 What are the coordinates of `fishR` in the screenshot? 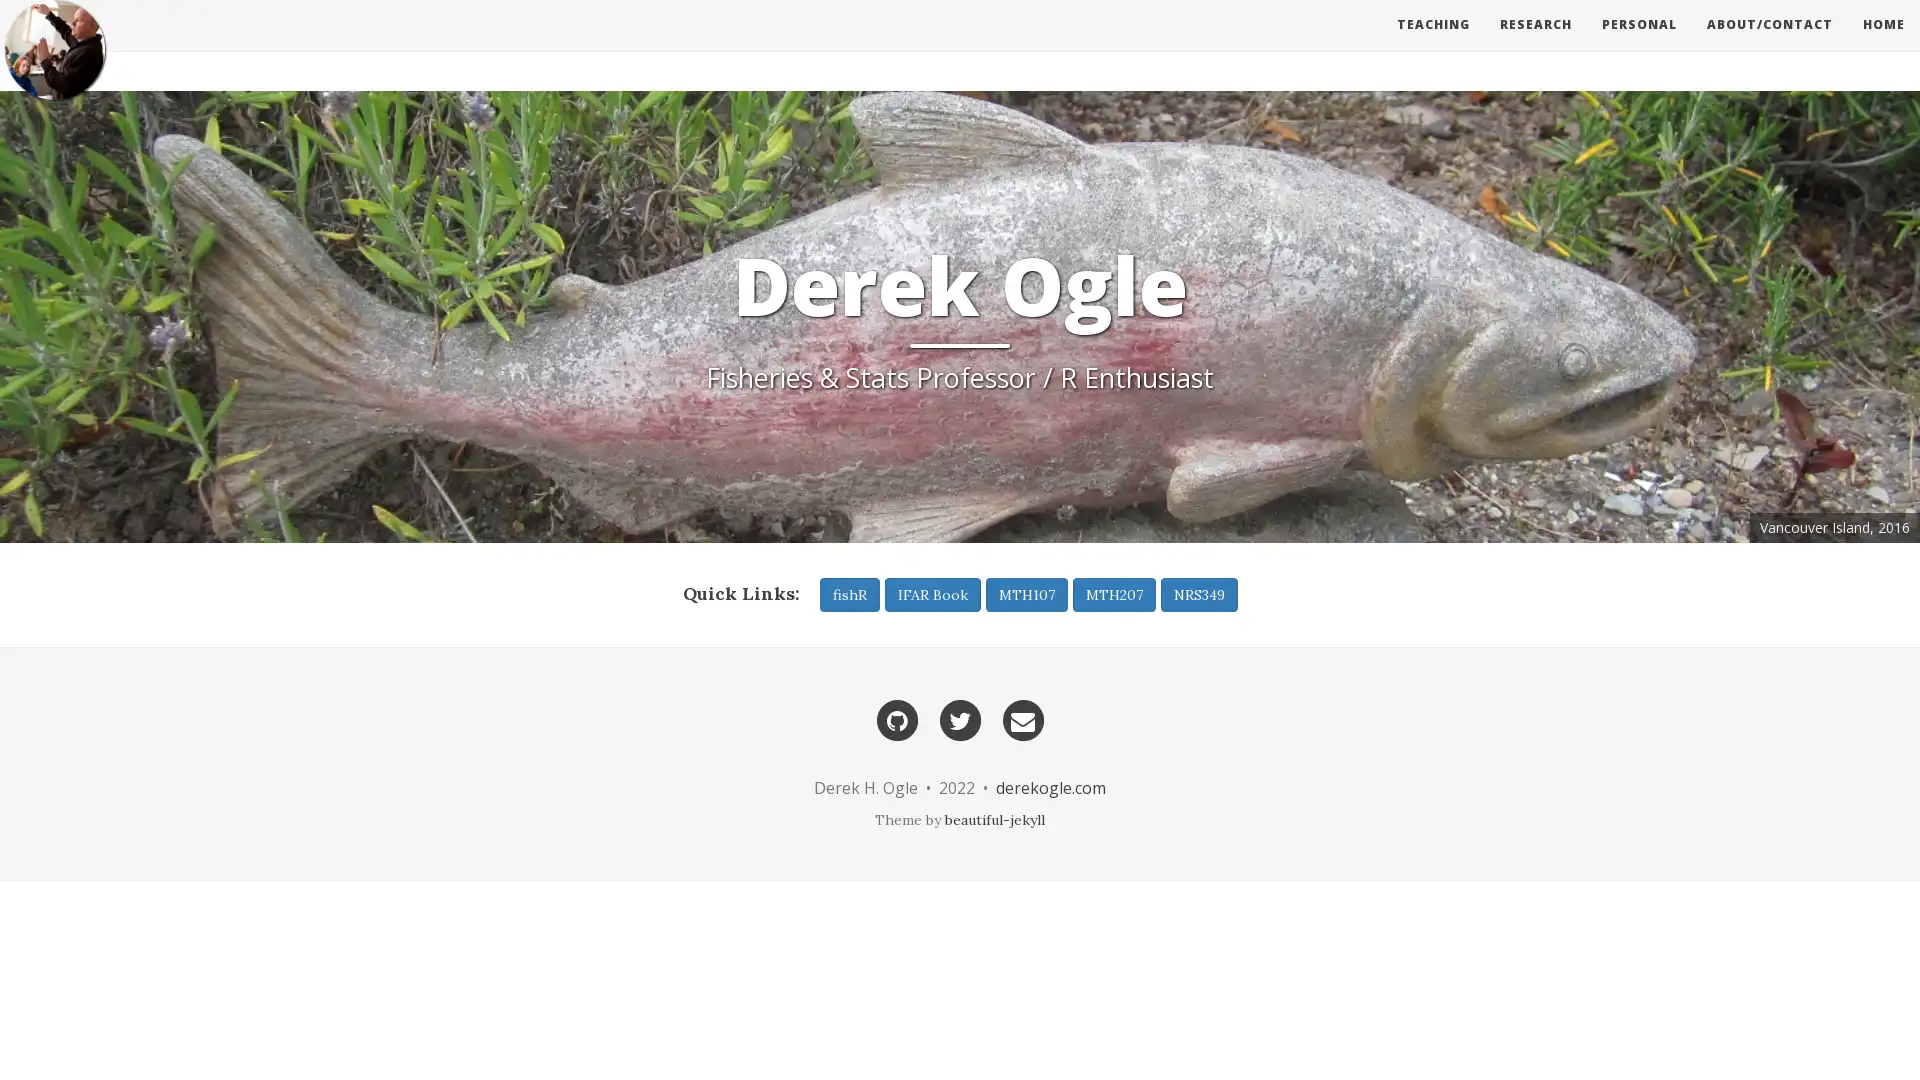 It's located at (849, 593).